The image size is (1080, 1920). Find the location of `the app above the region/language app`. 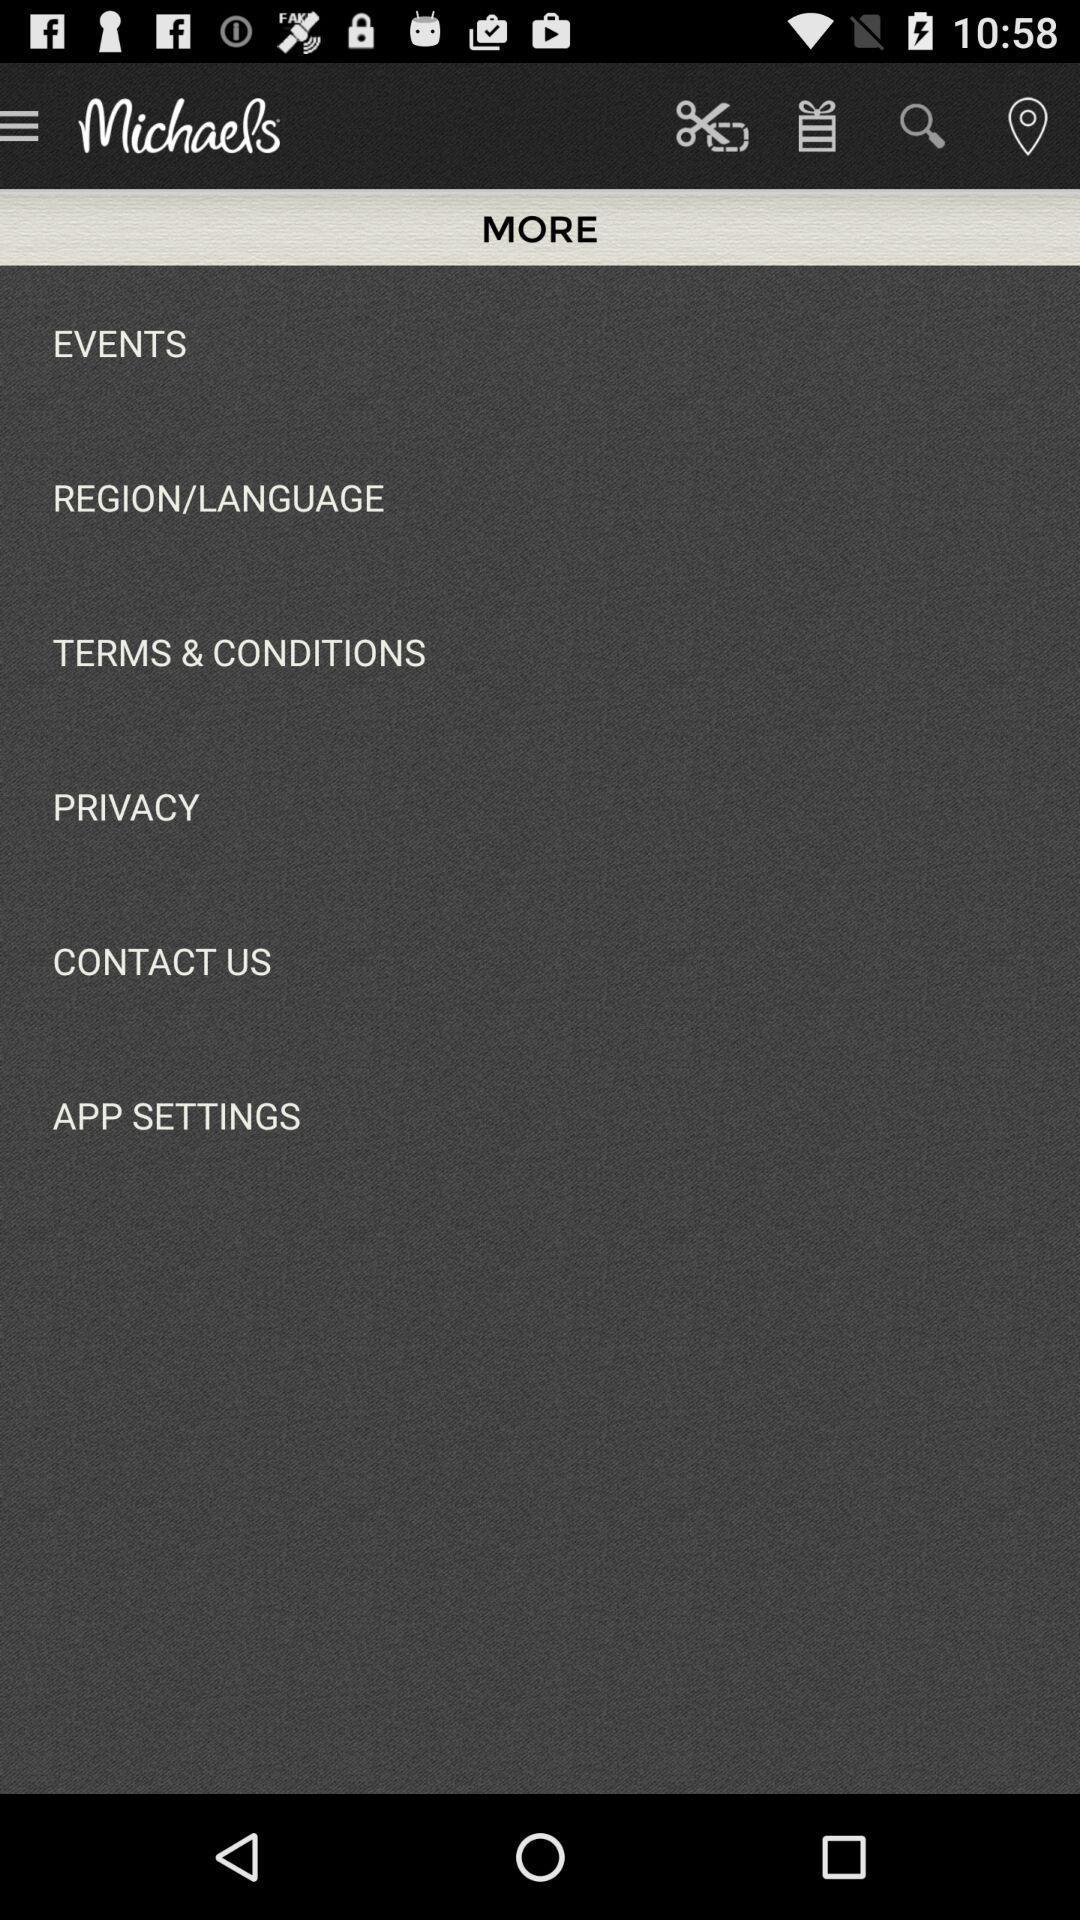

the app above the region/language app is located at coordinates (119, 342).